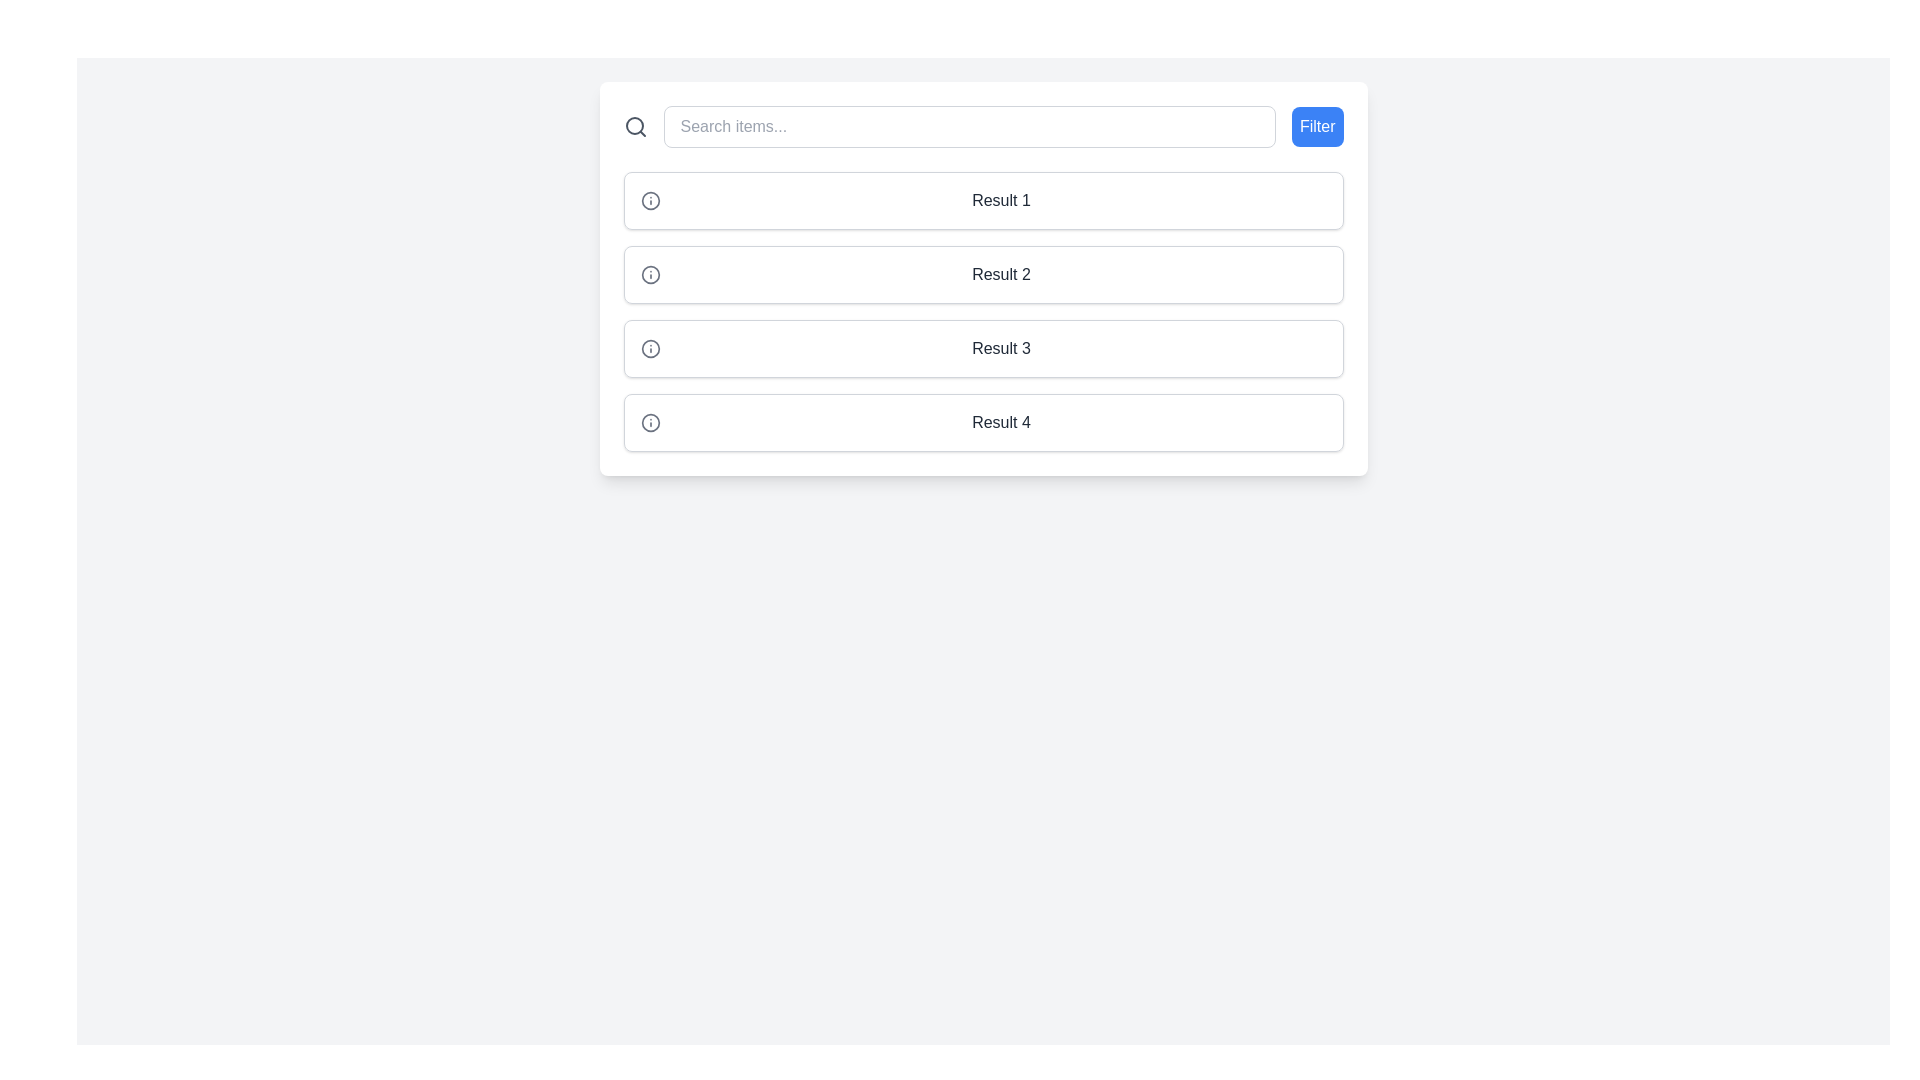 Image resolution: width=1920 pixels, height=1080 pixels. I want to click on the second selectable card in a vertical list of four cards, so click(983, 274).